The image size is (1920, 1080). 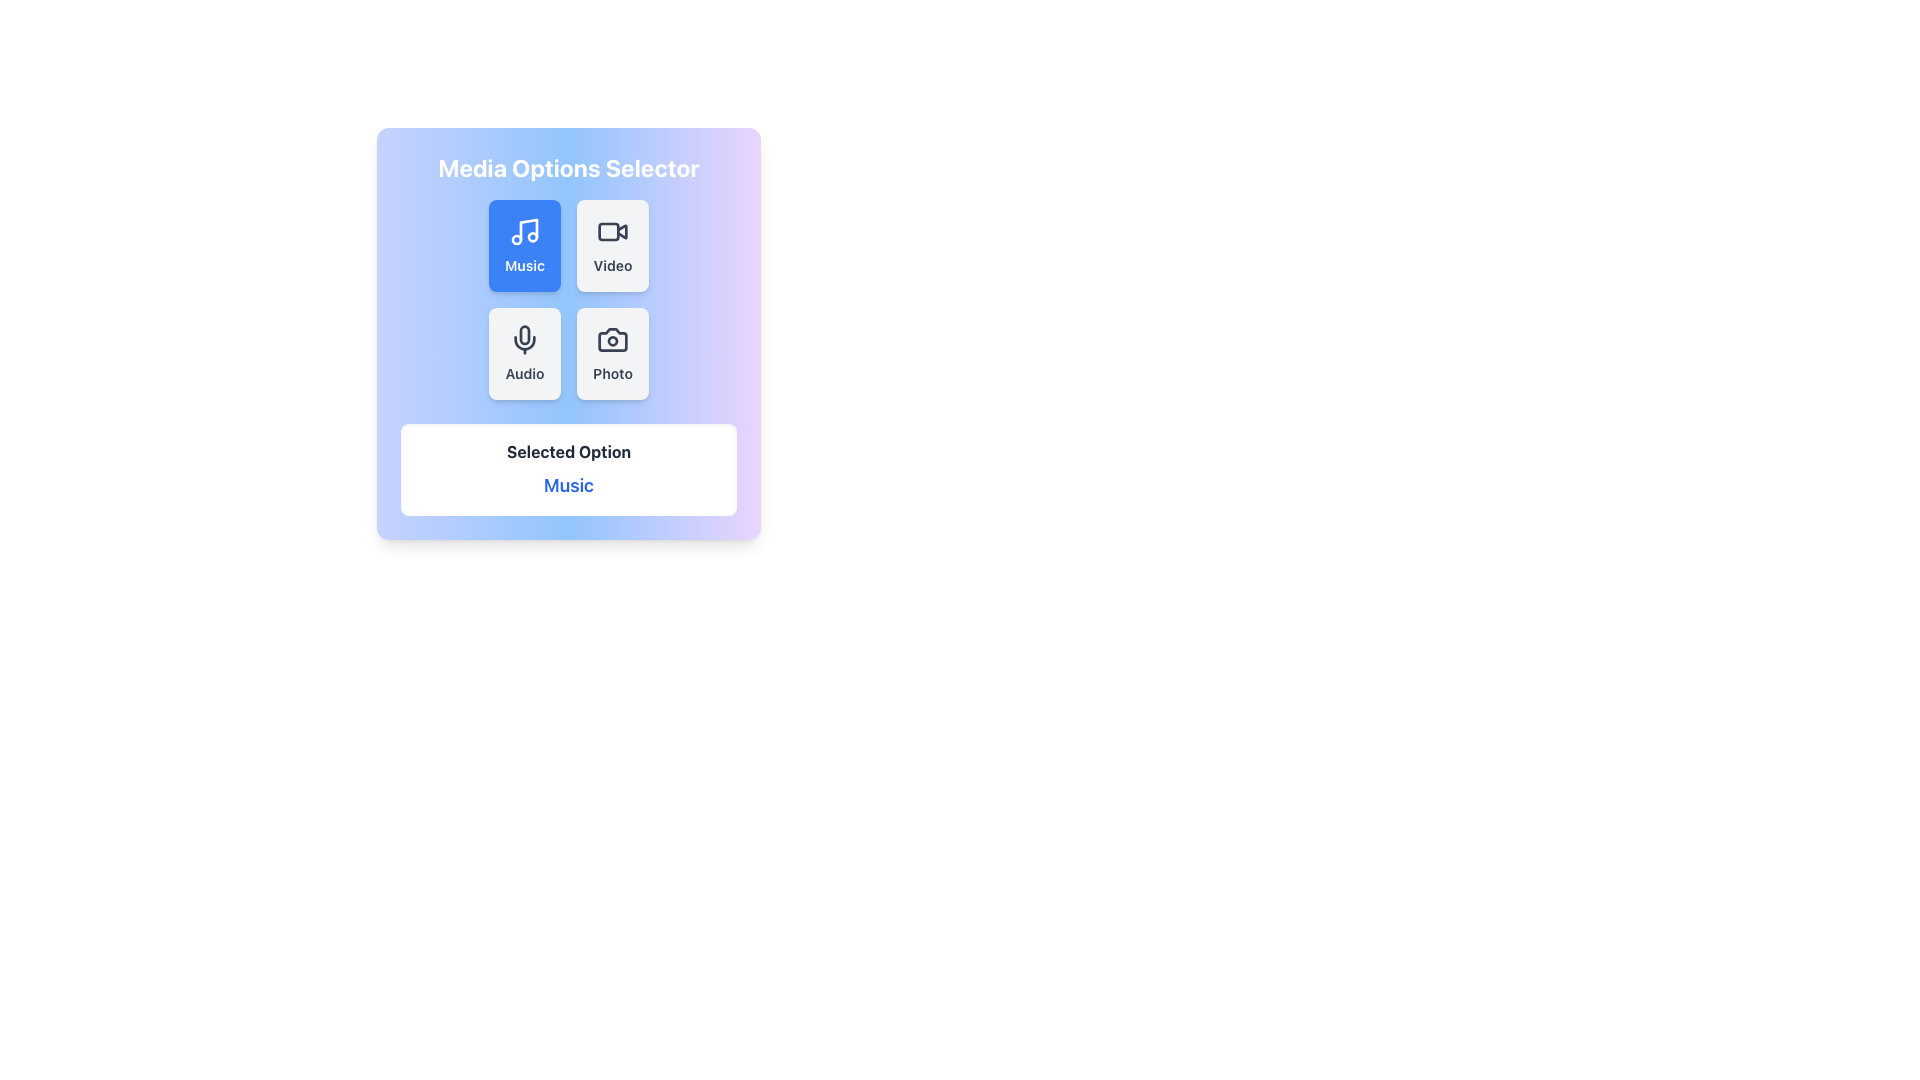 What do you see at coordinates (528, 229) in the screenshot?
I see `the music icon within the blue button labeled 'Music', located in the top-left corner of the media options selector` at bounding box center [528, 229].